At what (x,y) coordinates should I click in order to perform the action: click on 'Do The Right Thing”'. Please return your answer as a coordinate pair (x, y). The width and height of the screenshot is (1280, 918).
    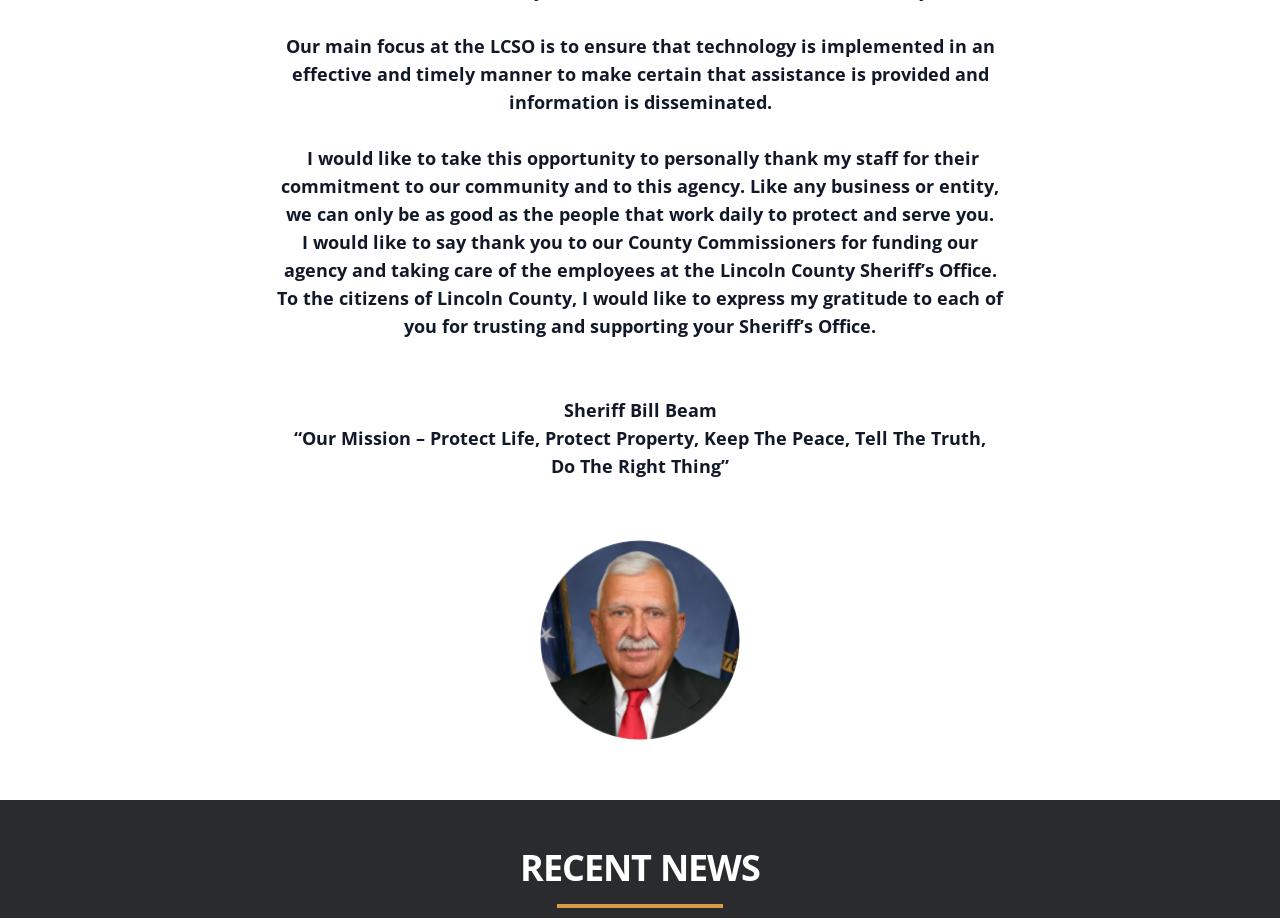
    Looking at the image, I should click on (640, 464).